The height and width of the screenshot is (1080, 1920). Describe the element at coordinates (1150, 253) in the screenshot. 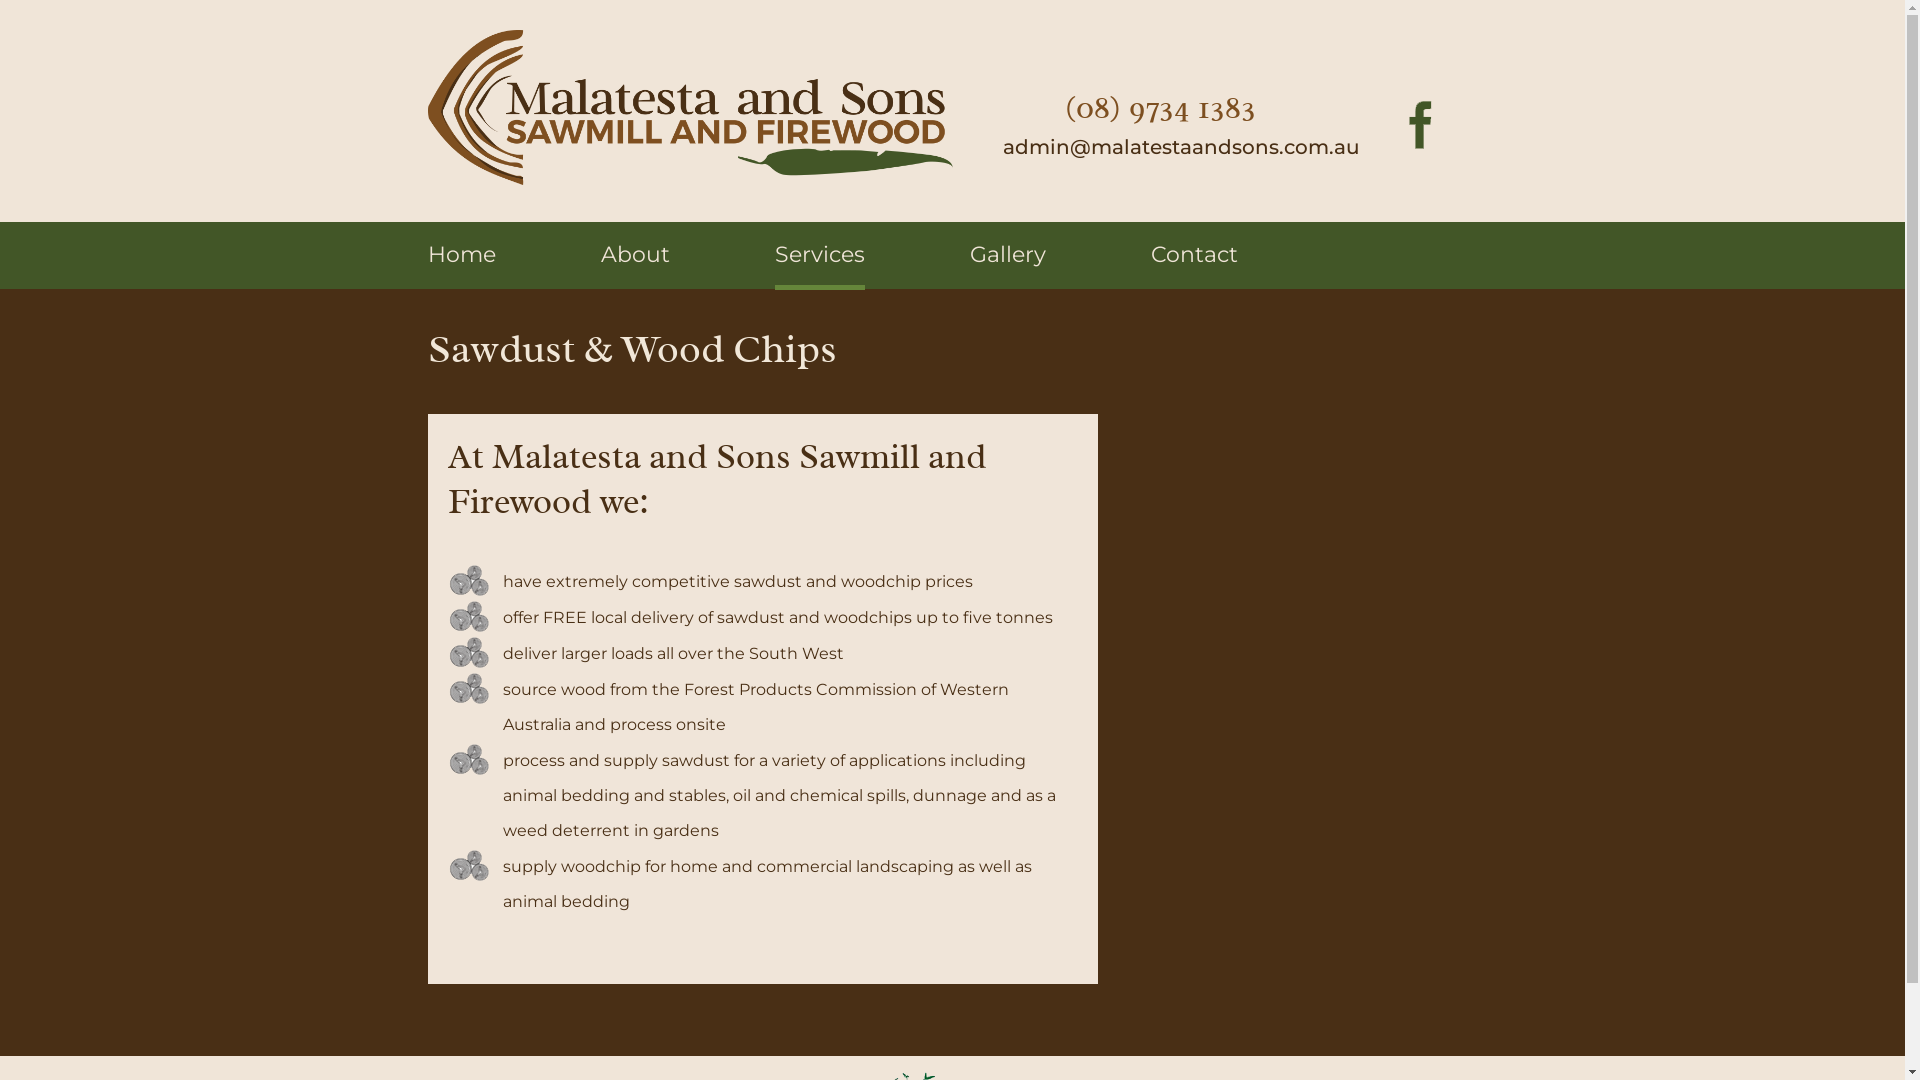

I see `'Contact'` at that location.